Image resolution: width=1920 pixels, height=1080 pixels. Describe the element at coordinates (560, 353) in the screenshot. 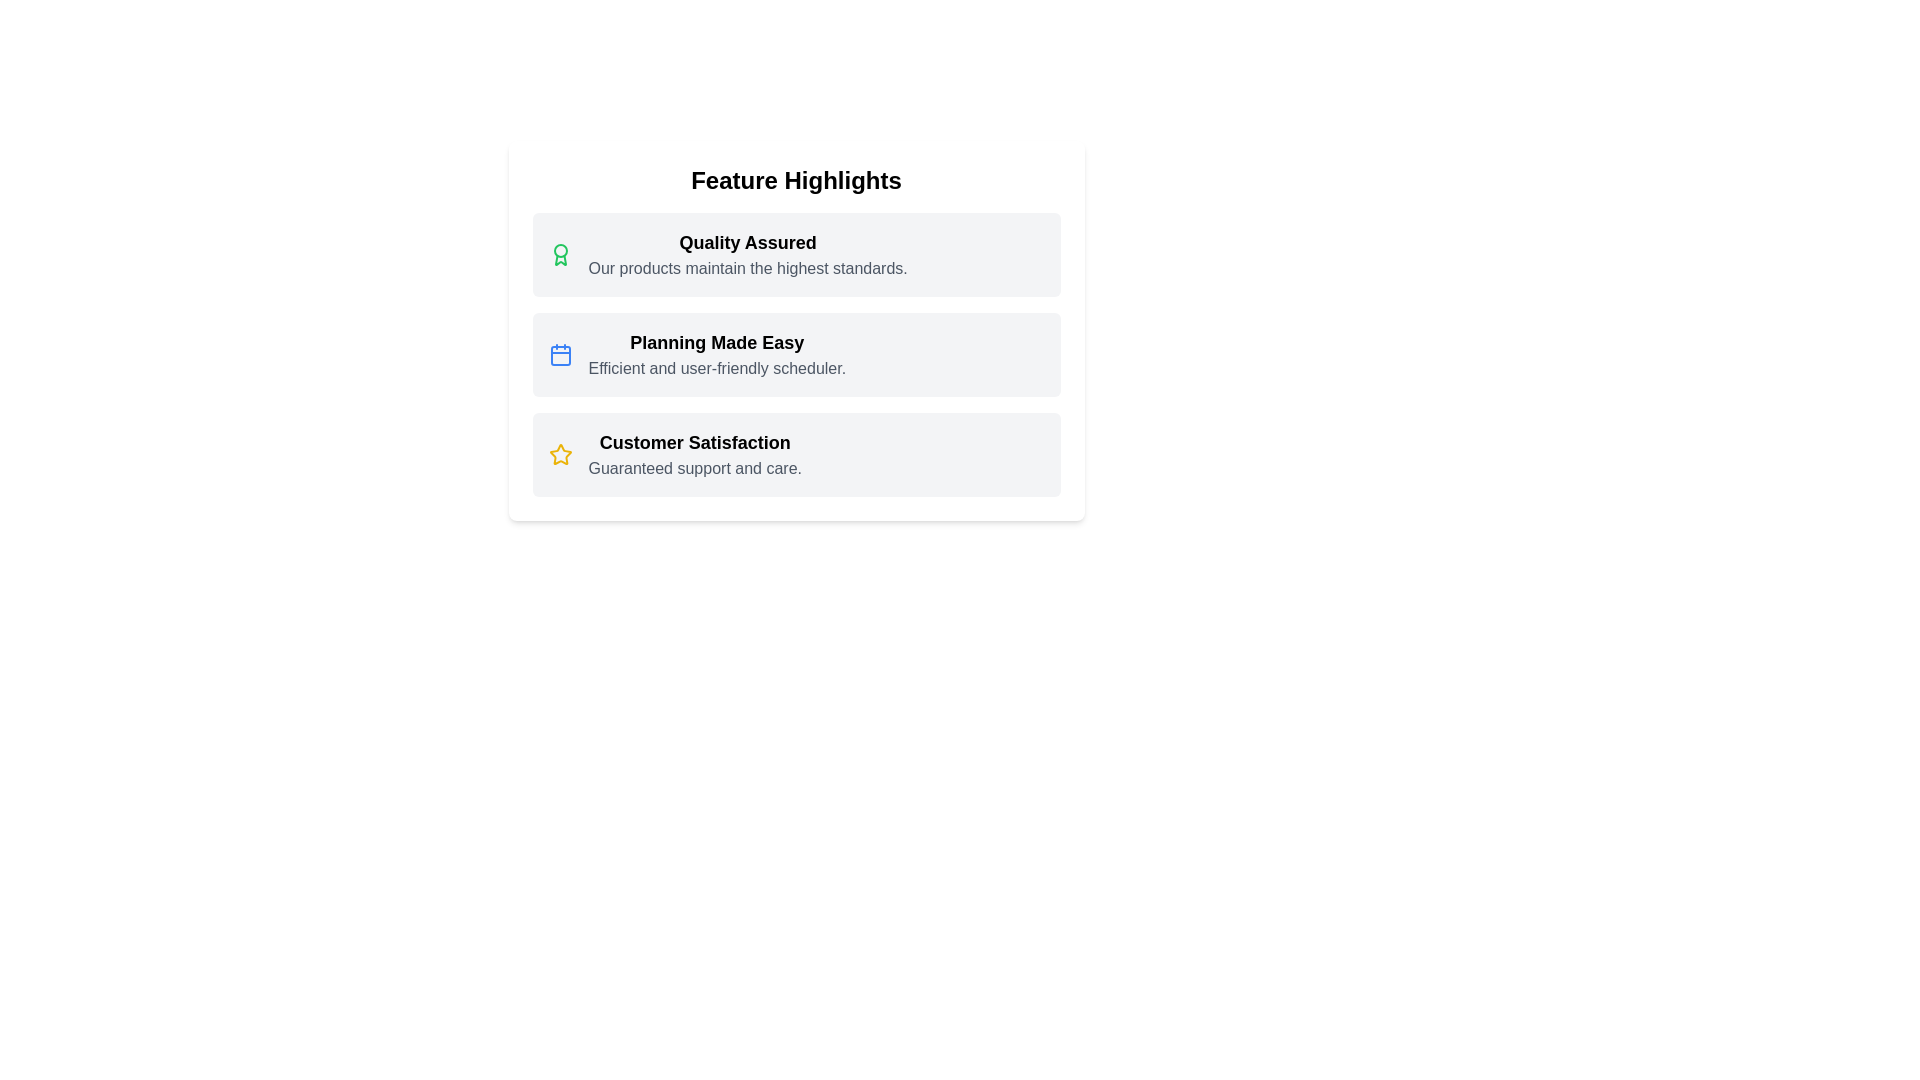

I see `the calendar icon located in the 'Planning Made Easy' section, which is the first item on the left side of the descriptive text` at that location.